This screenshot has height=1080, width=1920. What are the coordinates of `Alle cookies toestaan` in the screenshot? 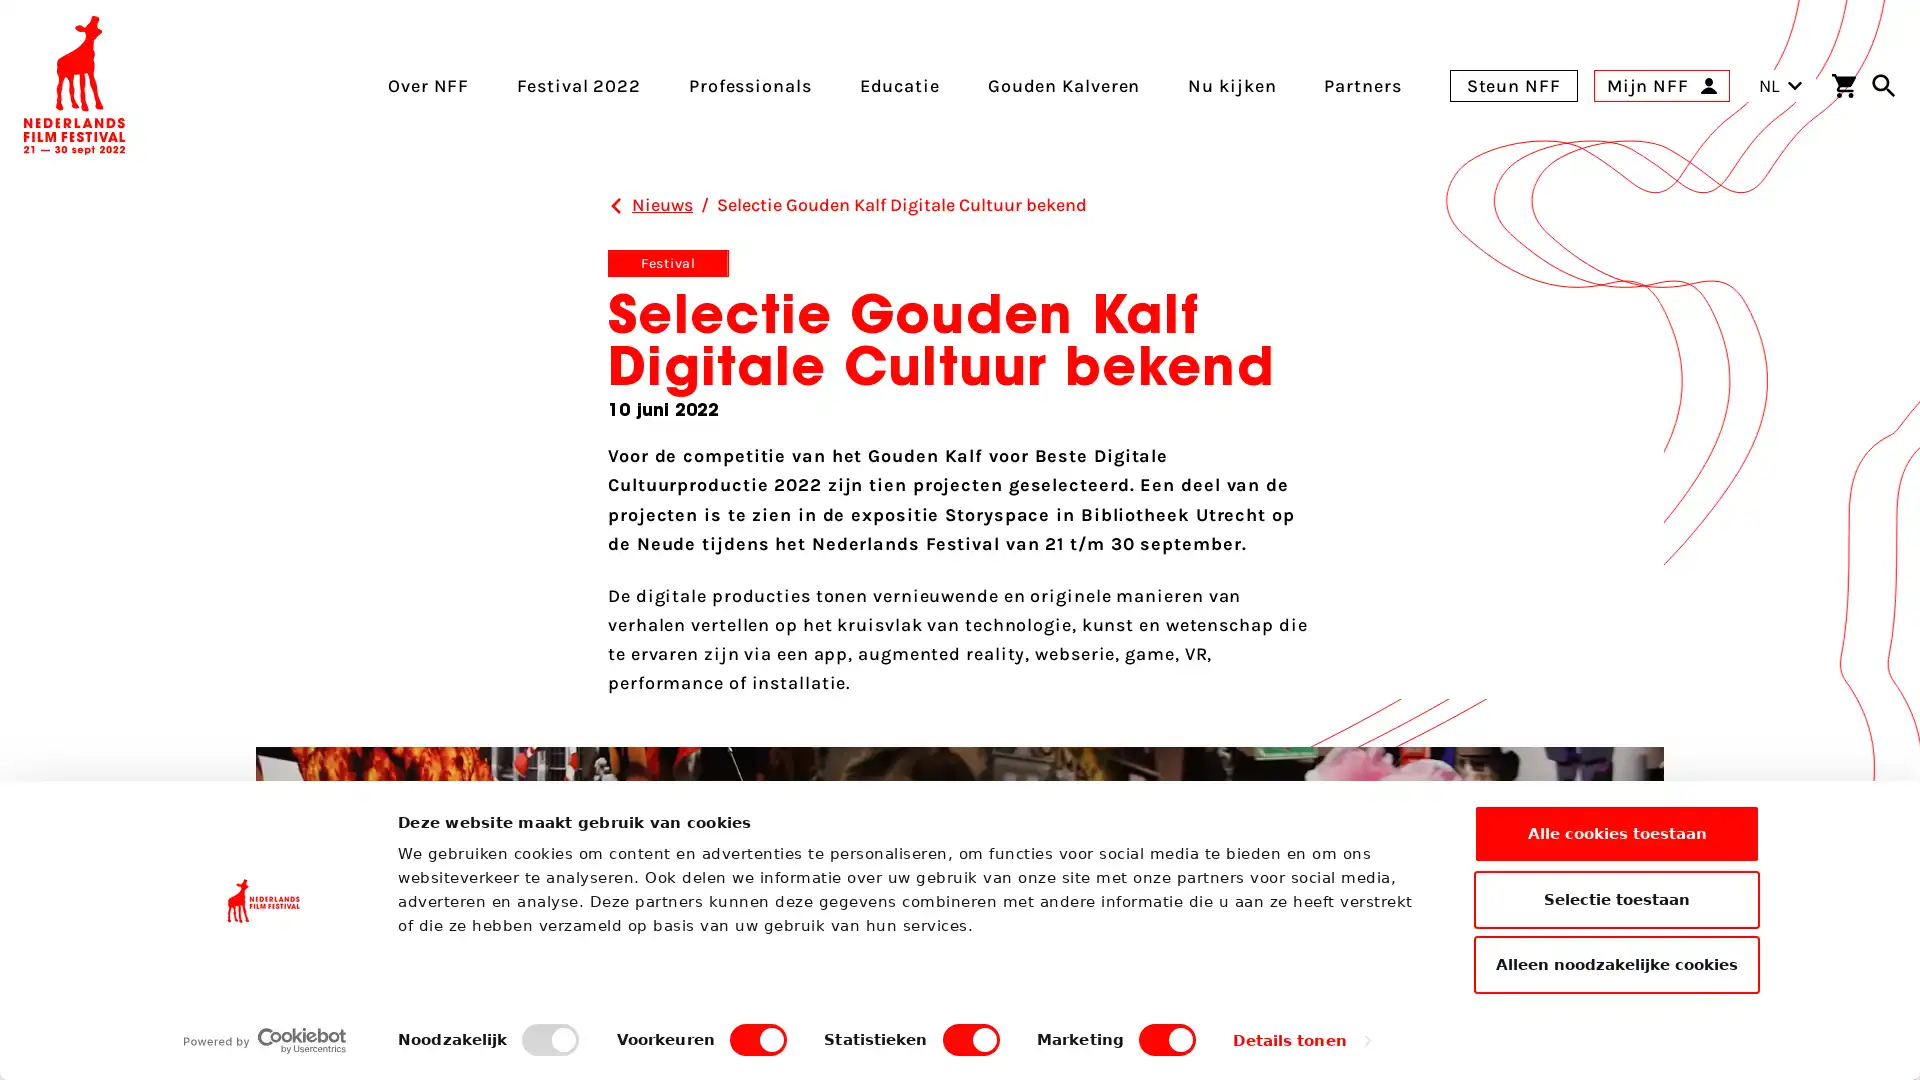 It's located at (1617, 833).